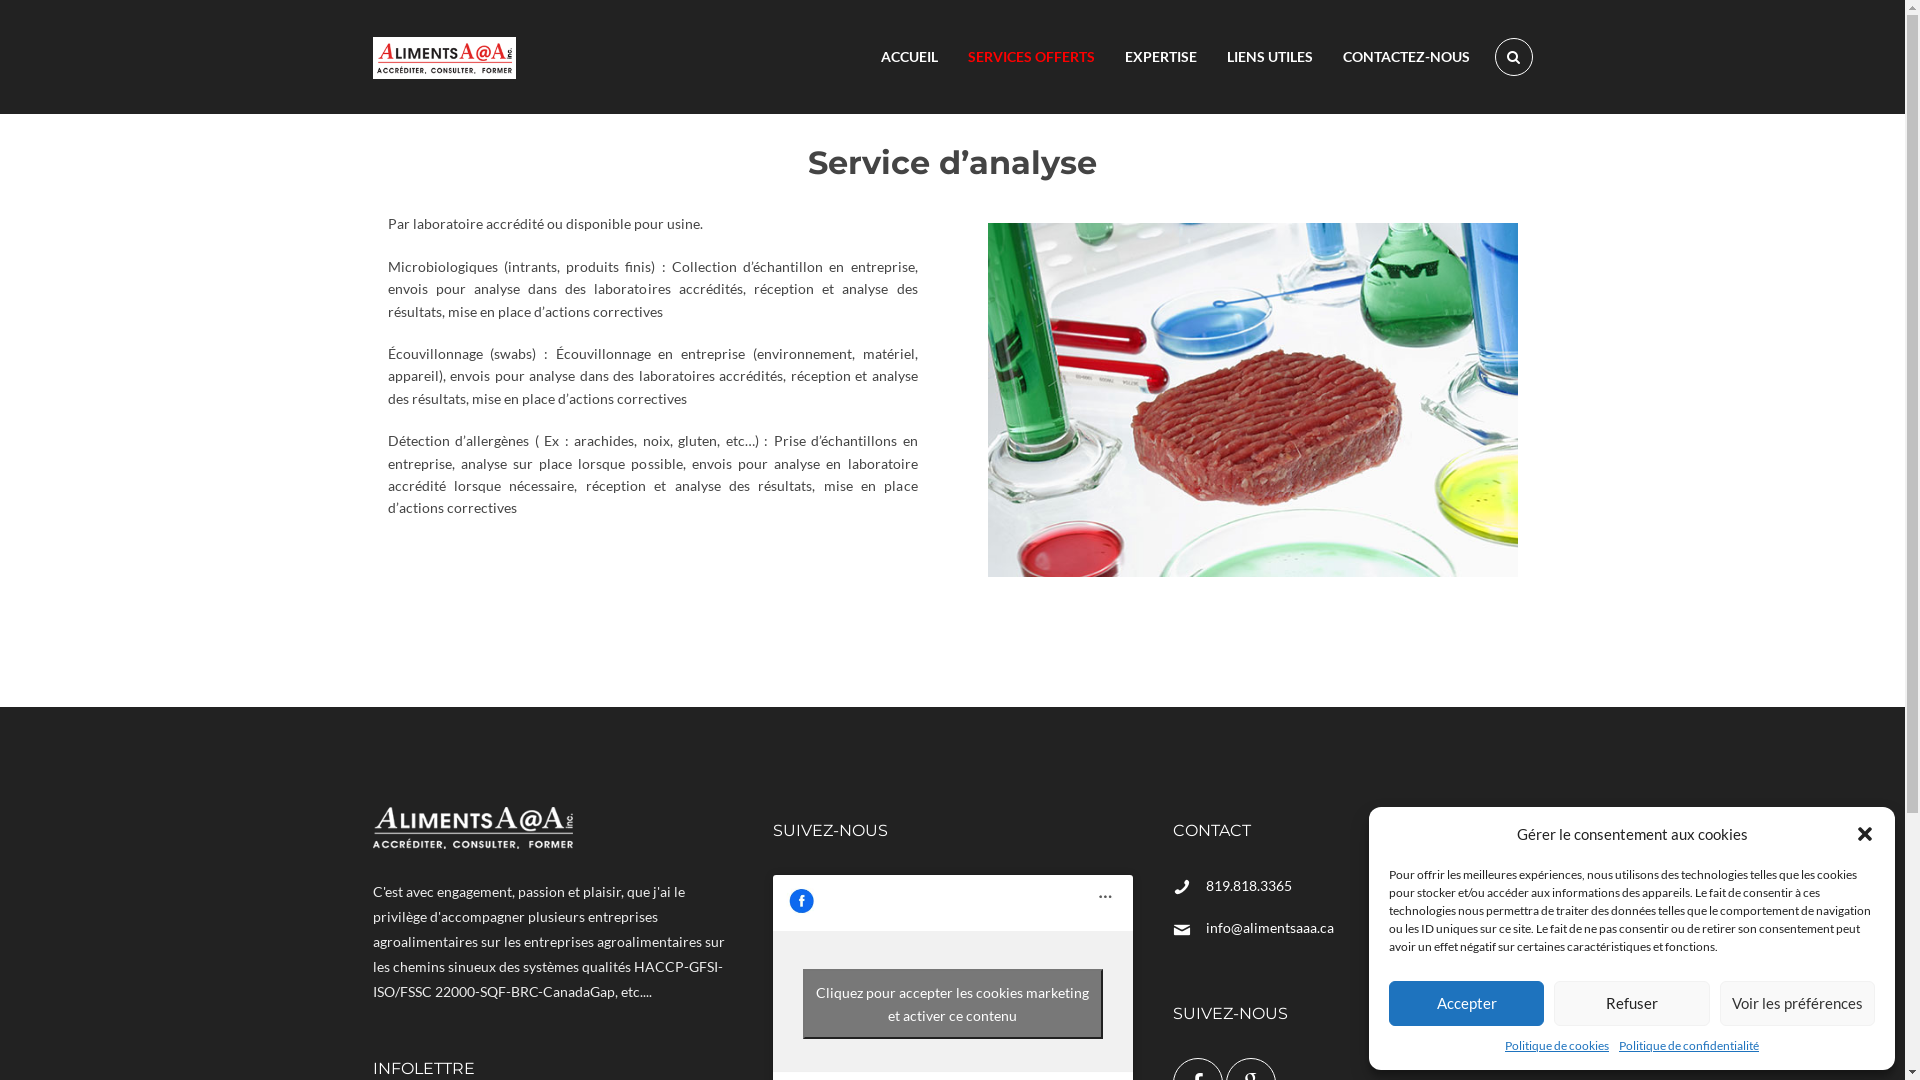 The image size is (1920, 1080). Describe the element at coordinates (1269, 56) in the screenshot. I see `'LIENS UTILES'` at that location.